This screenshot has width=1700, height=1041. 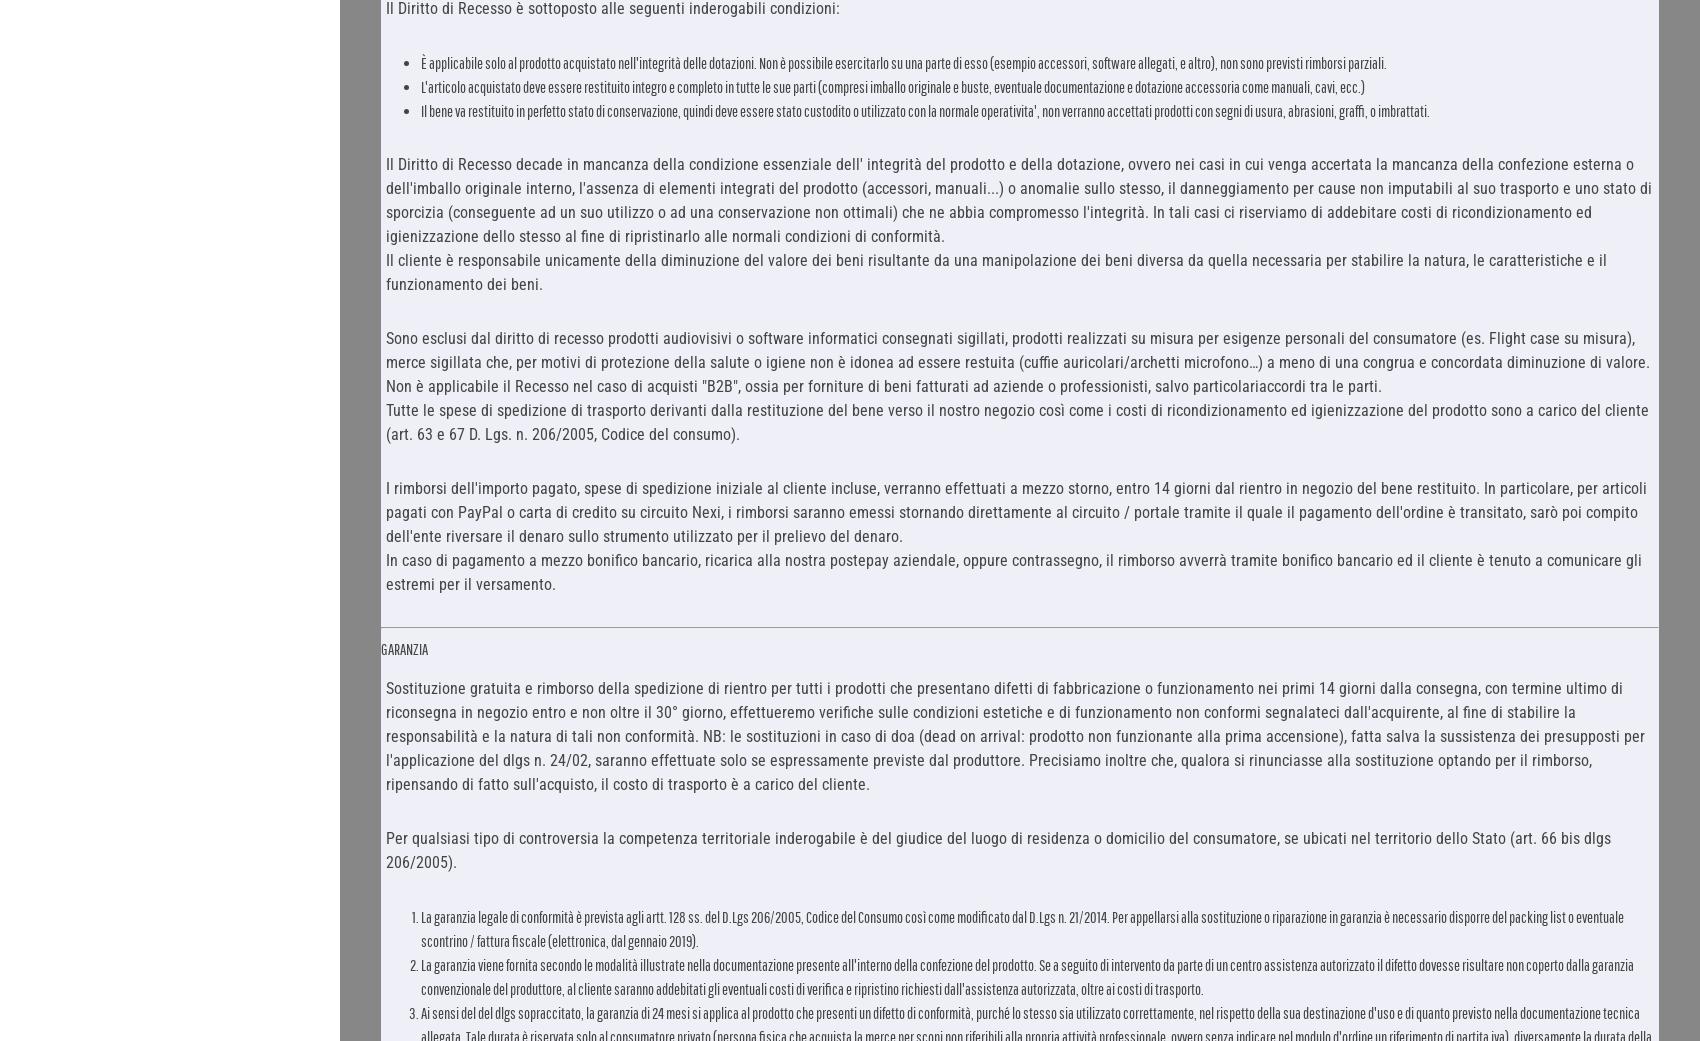 What do you see at coordinates (384, 848) in the screenshot?
I see `'Per qualsiasi tipo di controversia la competenza territoriale inderogabile è del giudice del luogo di residenza o domicilio del consumatore, se ubicati nel territorio dello Stato (art. 66 bis dlgs 206/2005).'` at bounding box center [384, 848].